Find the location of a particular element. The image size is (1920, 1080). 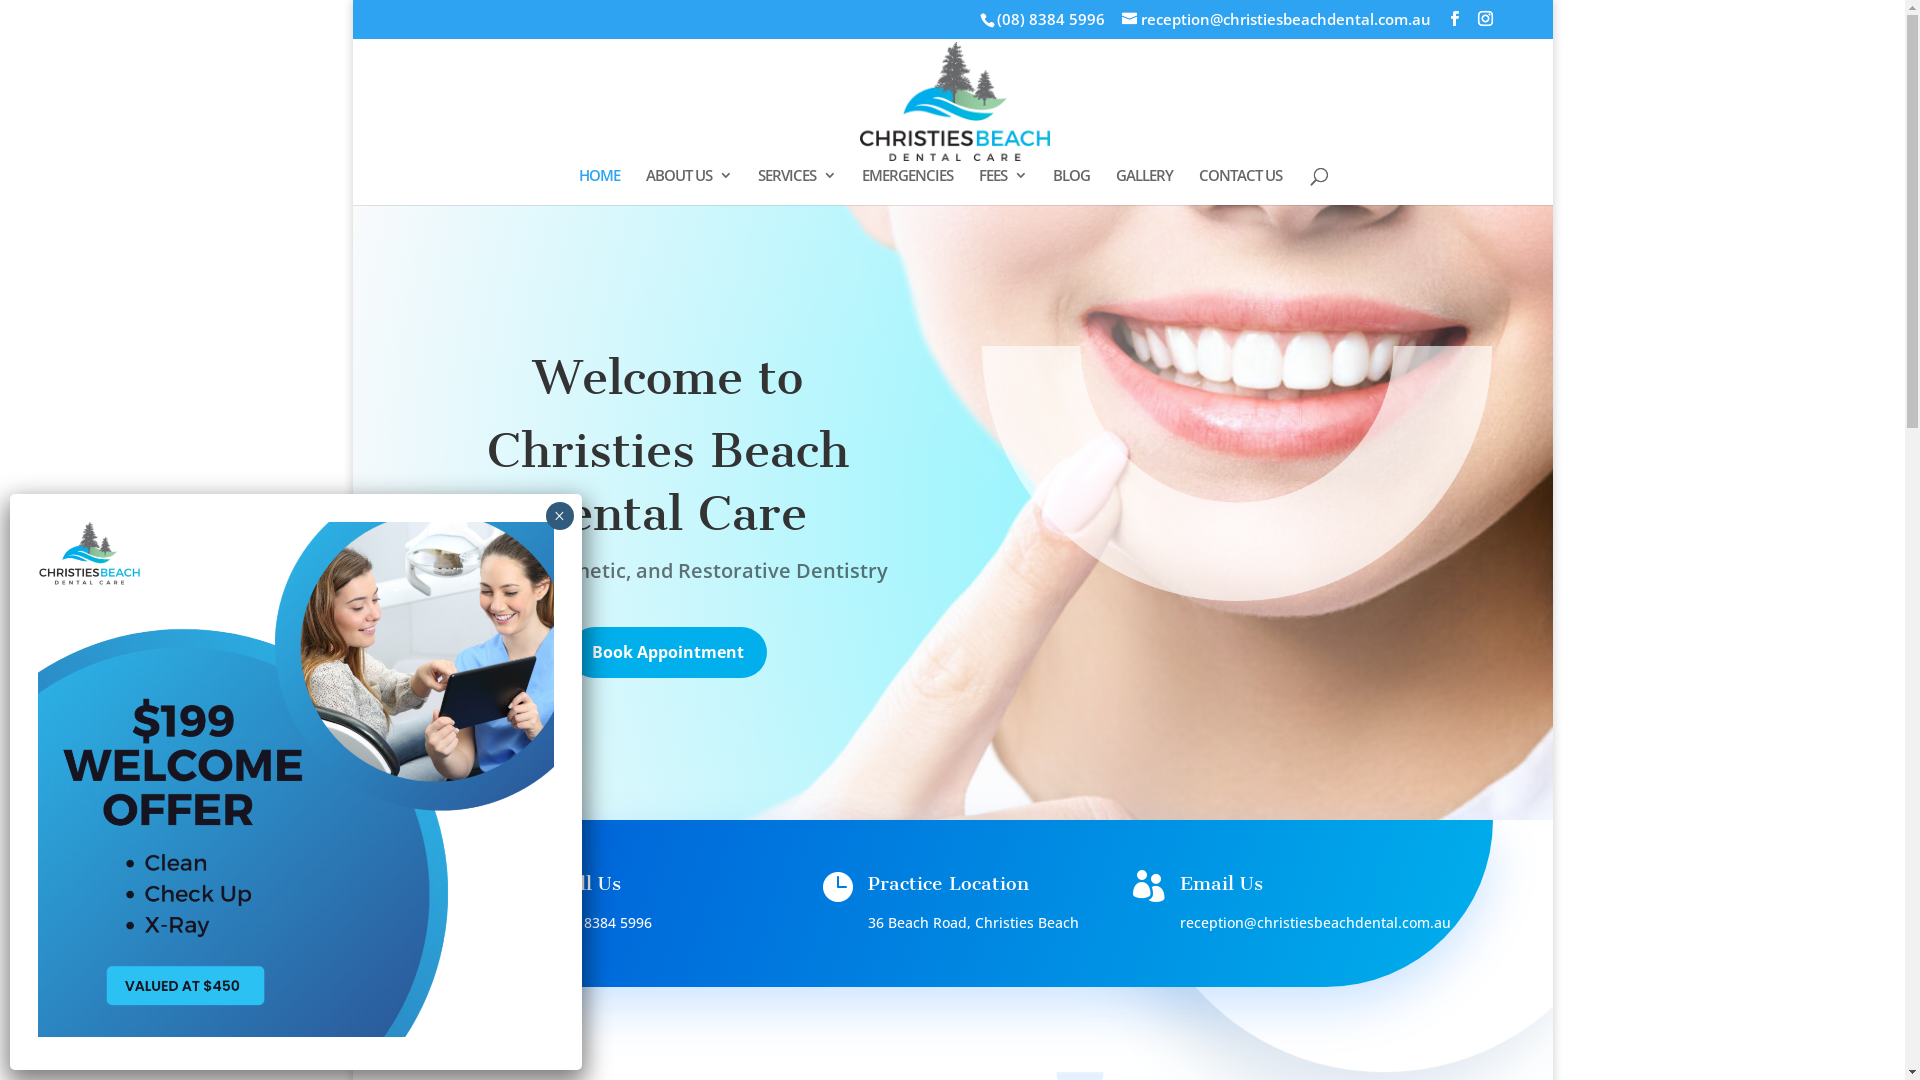

'HOME' is located at coordinates (598, 186).